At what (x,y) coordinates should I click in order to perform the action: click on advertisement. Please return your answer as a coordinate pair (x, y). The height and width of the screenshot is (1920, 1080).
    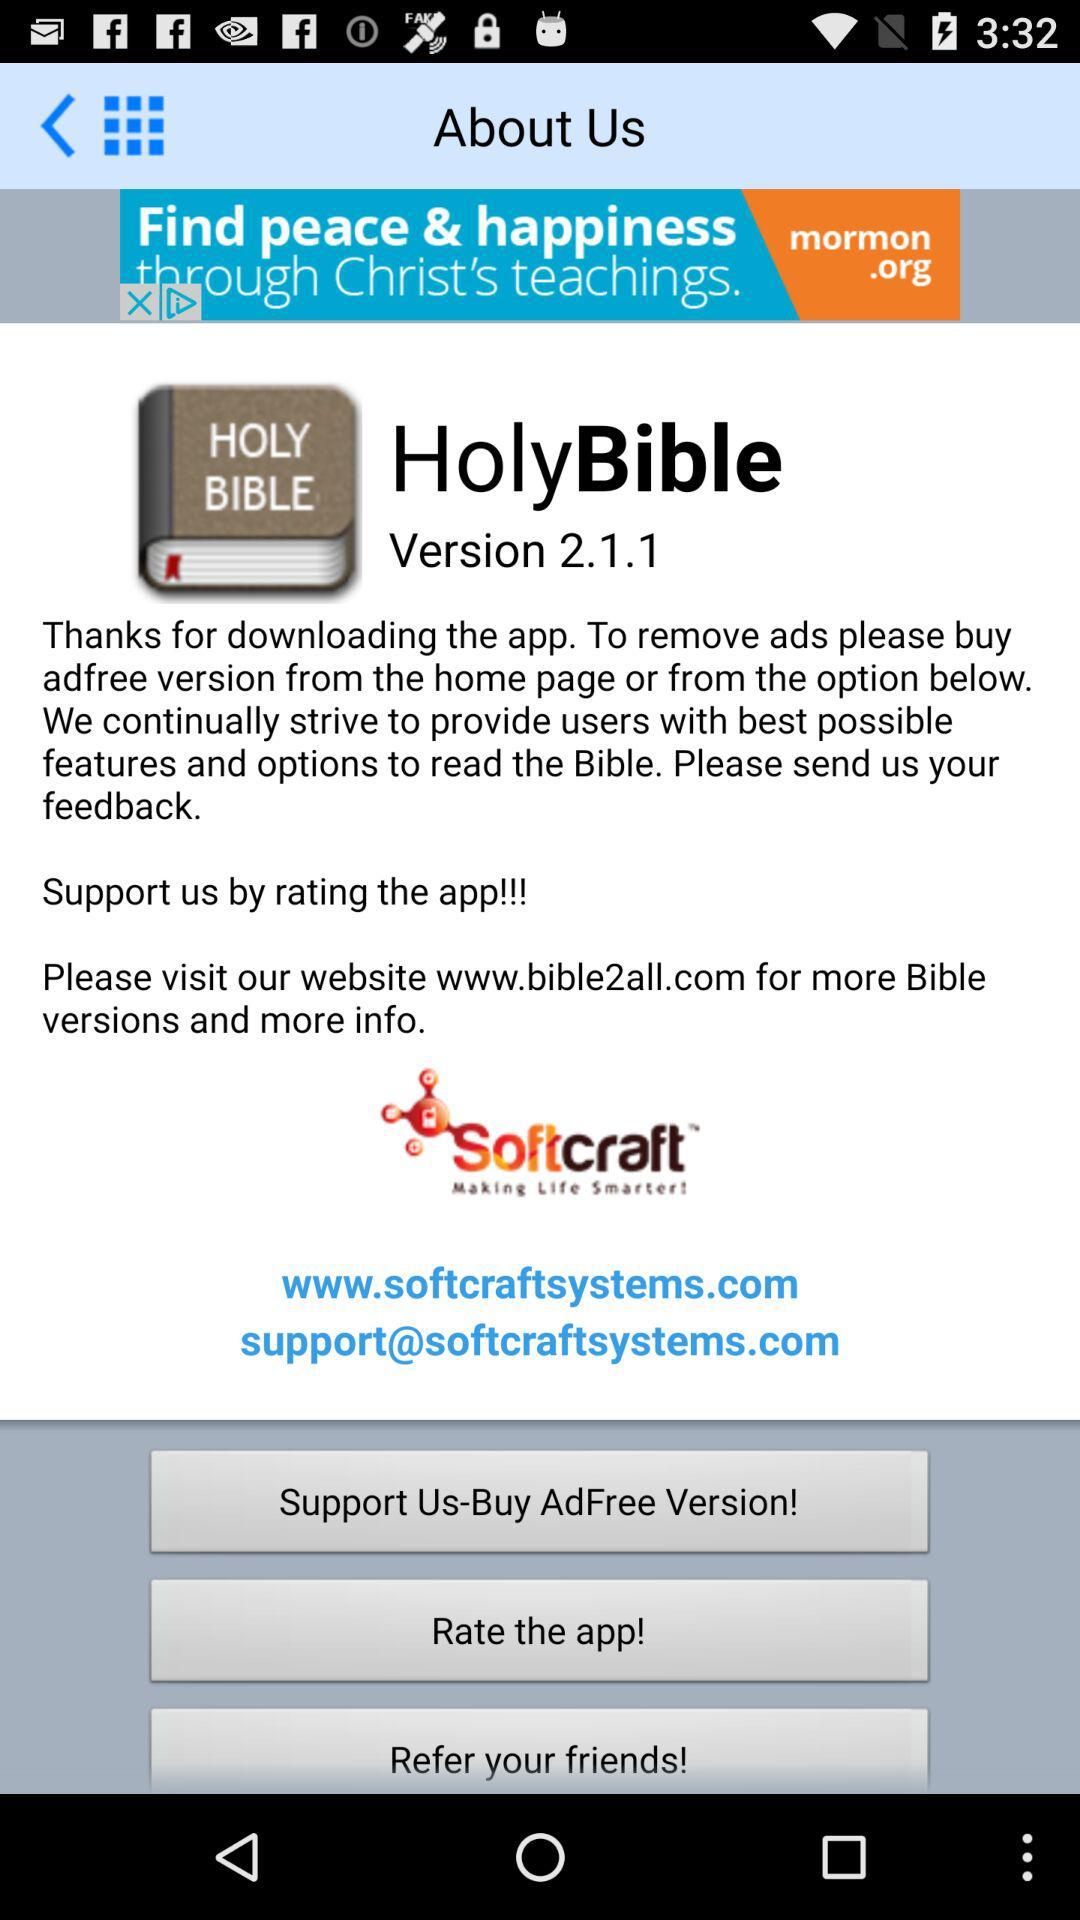
    Looking at the image, I should click on (540, 253).